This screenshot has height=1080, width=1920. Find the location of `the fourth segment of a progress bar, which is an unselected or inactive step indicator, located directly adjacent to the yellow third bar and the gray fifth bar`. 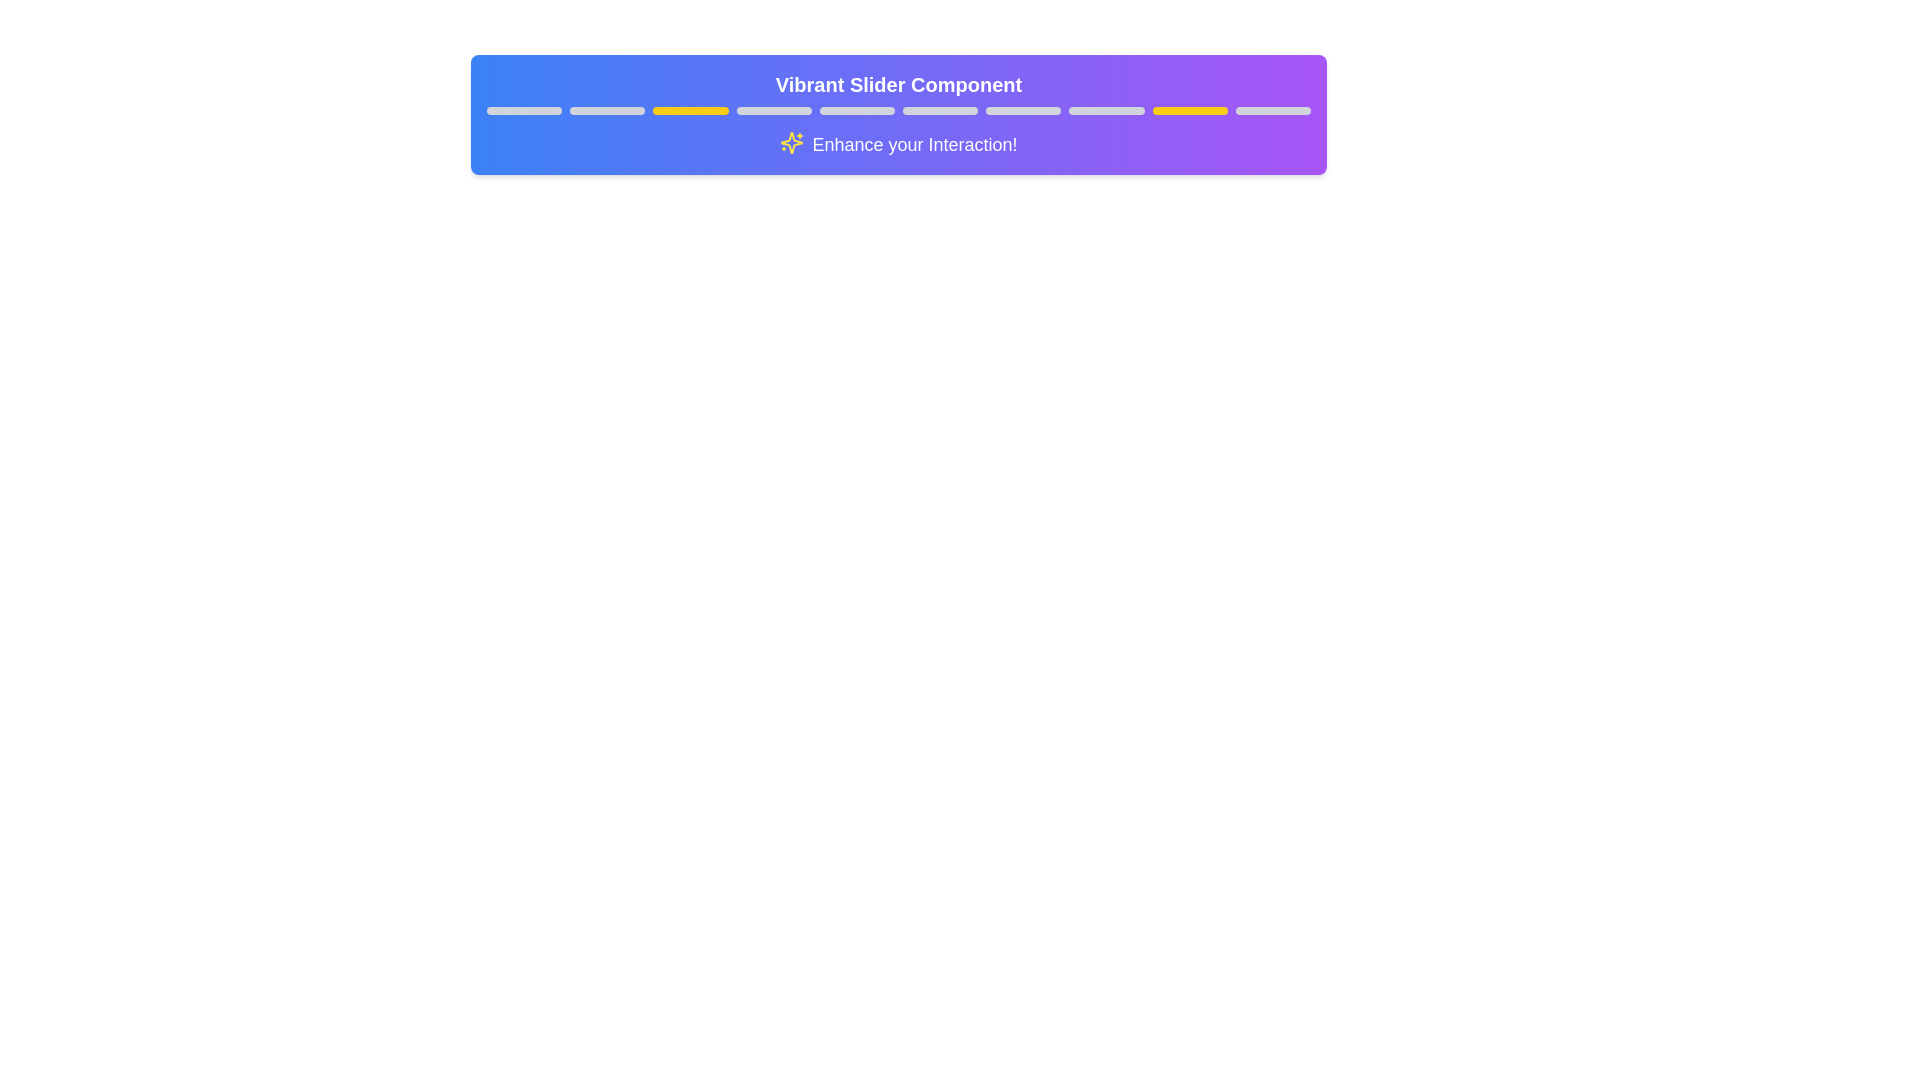

the fourth segment of a progress bar, which is an unselected or inactive step indicator, located directly adjacent to the yellow third bar and the gray fifth bar is located at coordinates (773, 111).